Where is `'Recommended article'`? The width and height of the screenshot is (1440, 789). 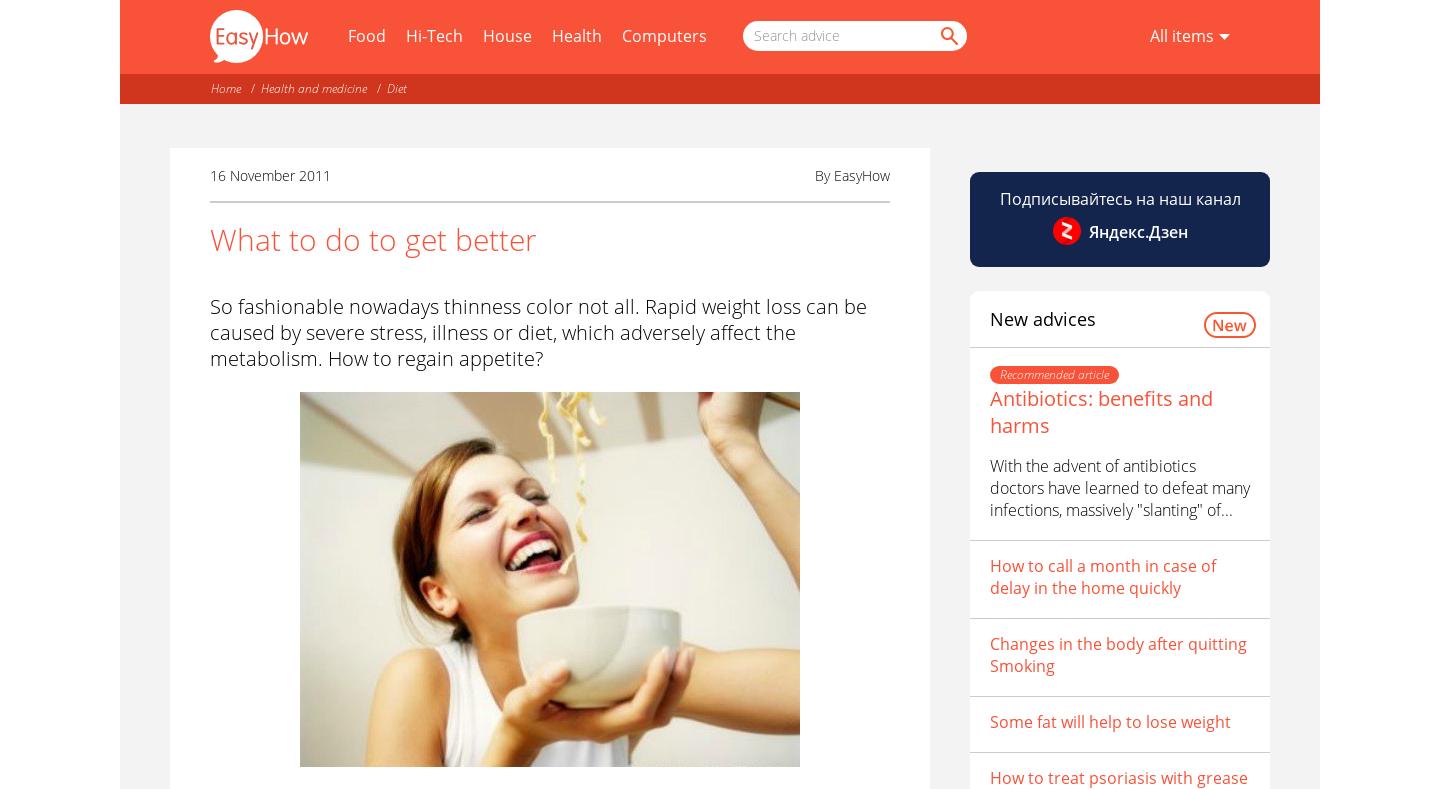
'Recommended article' is located at coordinates (1054, 373).